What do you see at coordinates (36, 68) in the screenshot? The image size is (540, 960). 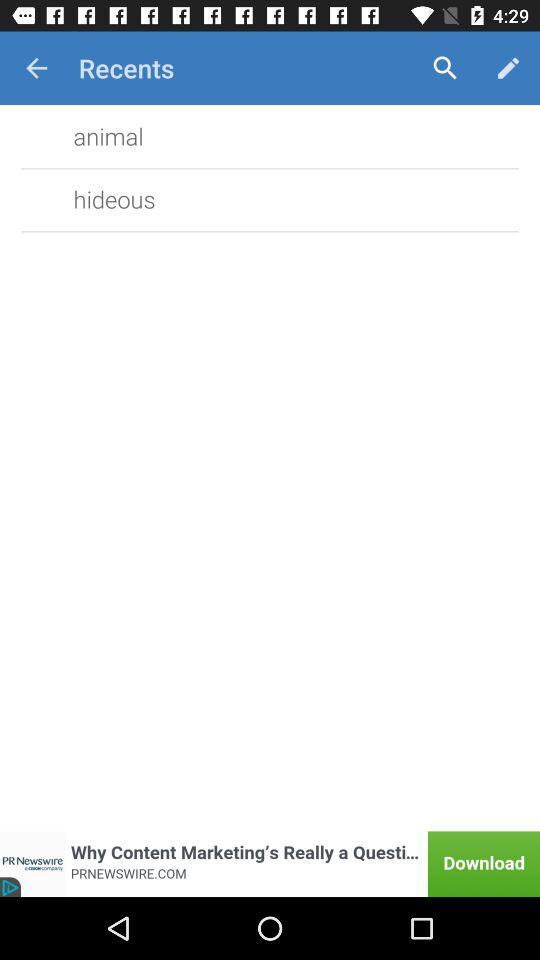 I see `app to the left of recents item` at bounding box center [36, 68].